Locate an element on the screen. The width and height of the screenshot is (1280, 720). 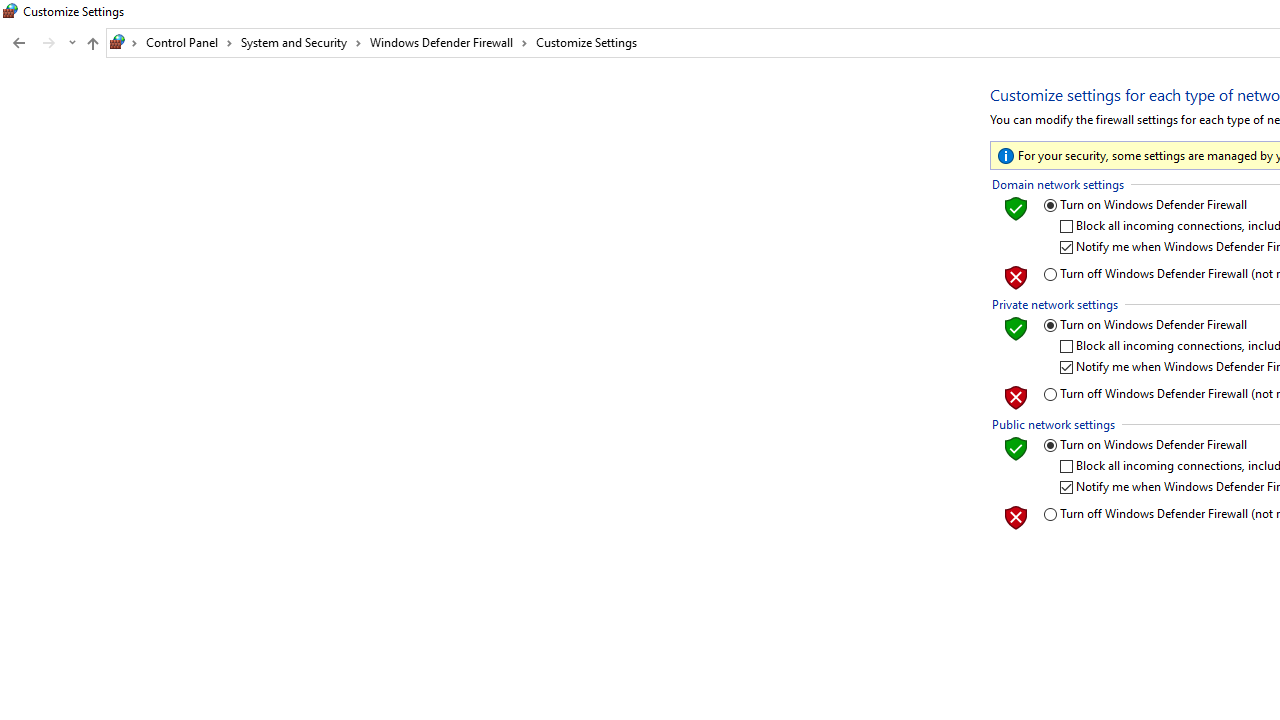
'Recent locations' is located at coordinates (71, 43).